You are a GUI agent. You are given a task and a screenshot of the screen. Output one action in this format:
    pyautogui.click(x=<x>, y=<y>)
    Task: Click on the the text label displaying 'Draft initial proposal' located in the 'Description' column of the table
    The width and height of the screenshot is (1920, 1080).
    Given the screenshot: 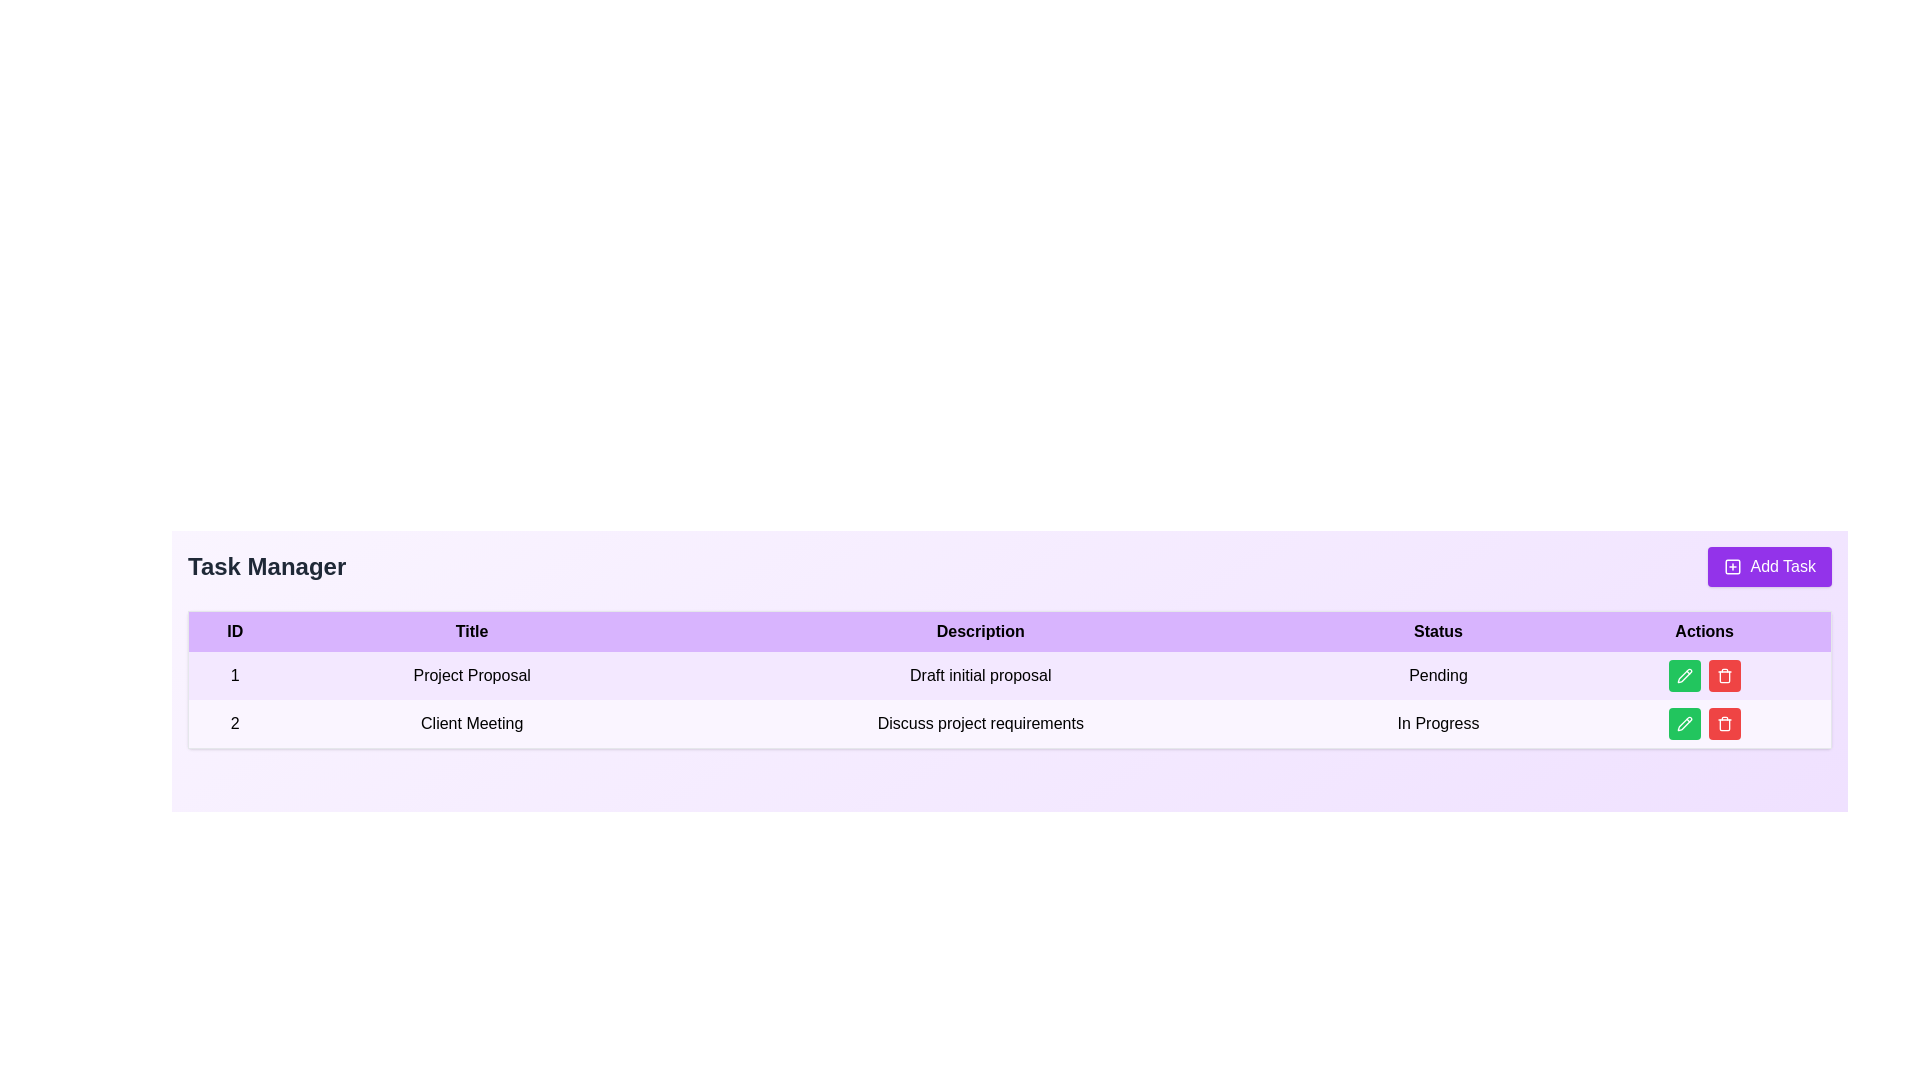 What is the action you would take?
    pyautogui.click(x=980, y=675)
    